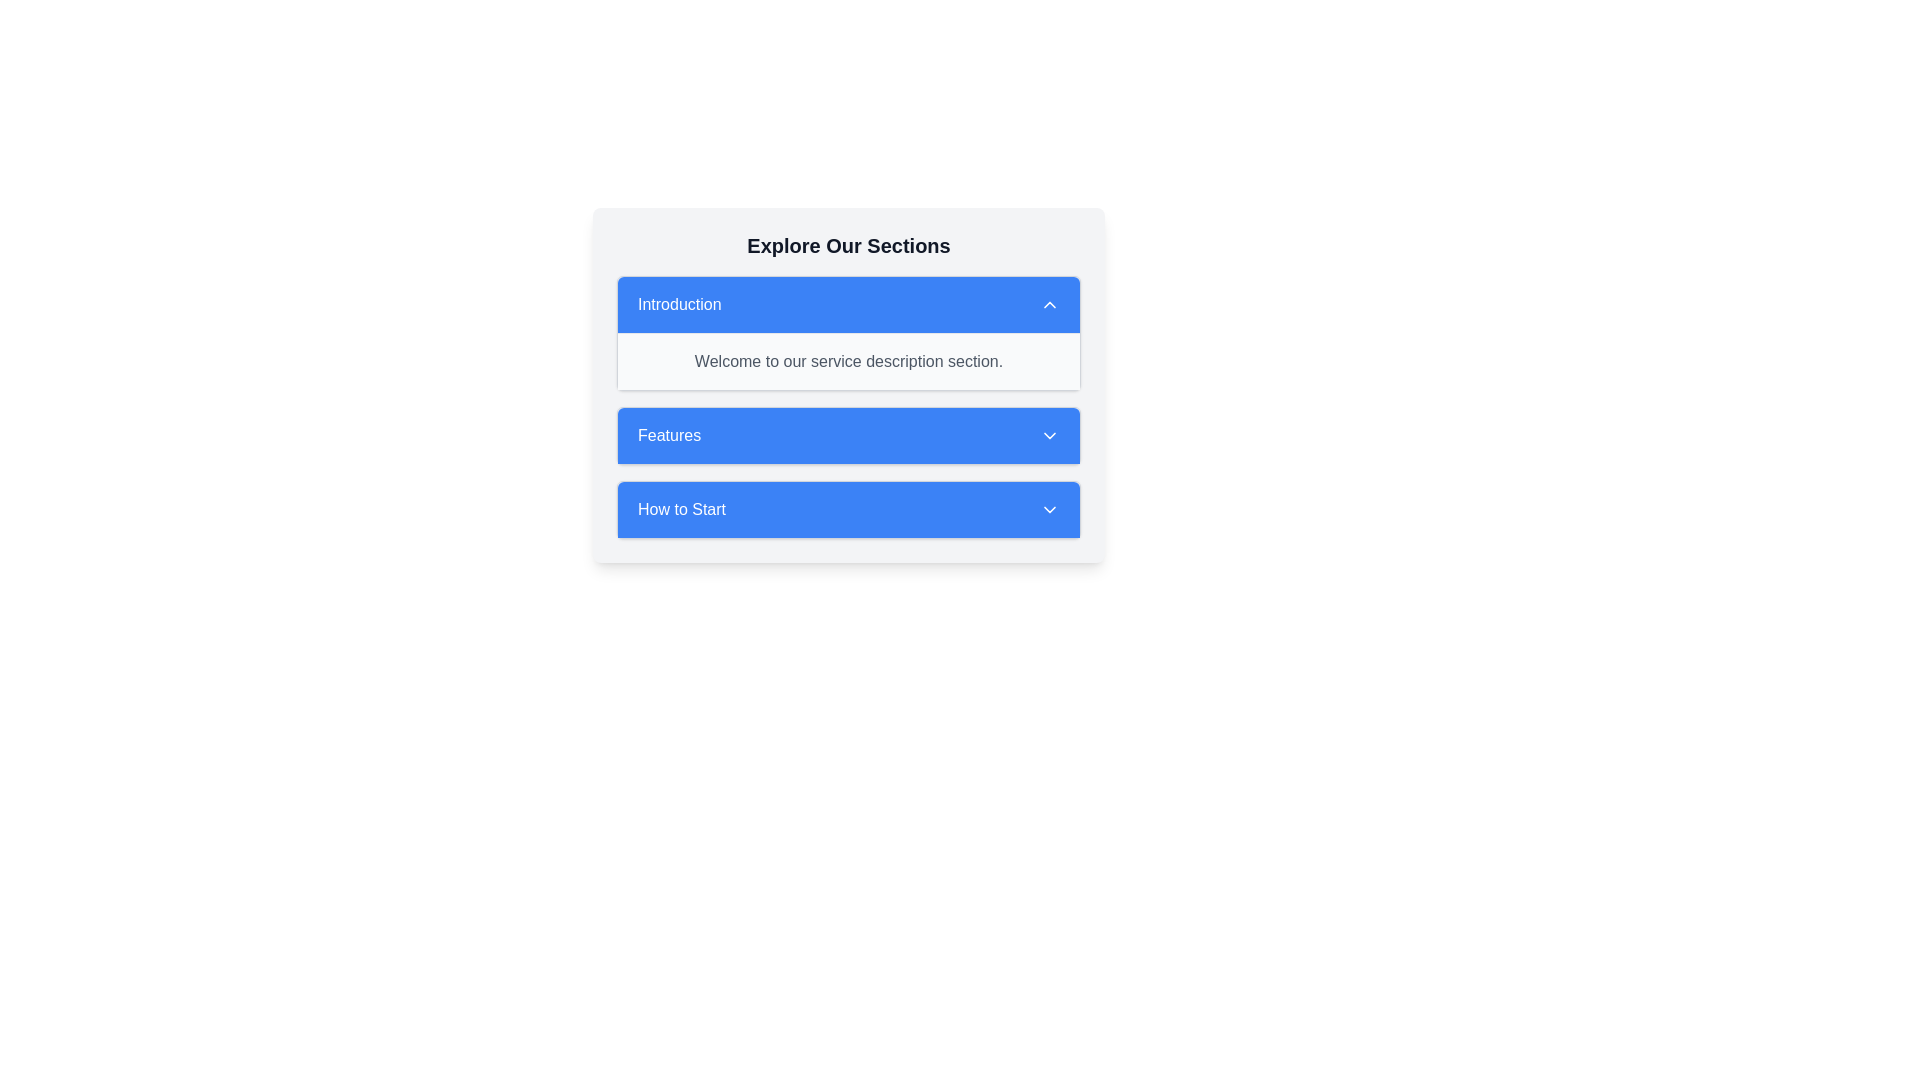 The image size is (1920, 1080). Describe the element at coordinates (681, 508) in the screenshot. I see `the text label or heading located in the left portion of the header bar for the collapsible section labeled 'How to Start', which is adjacent to the arrow icon` at that location.